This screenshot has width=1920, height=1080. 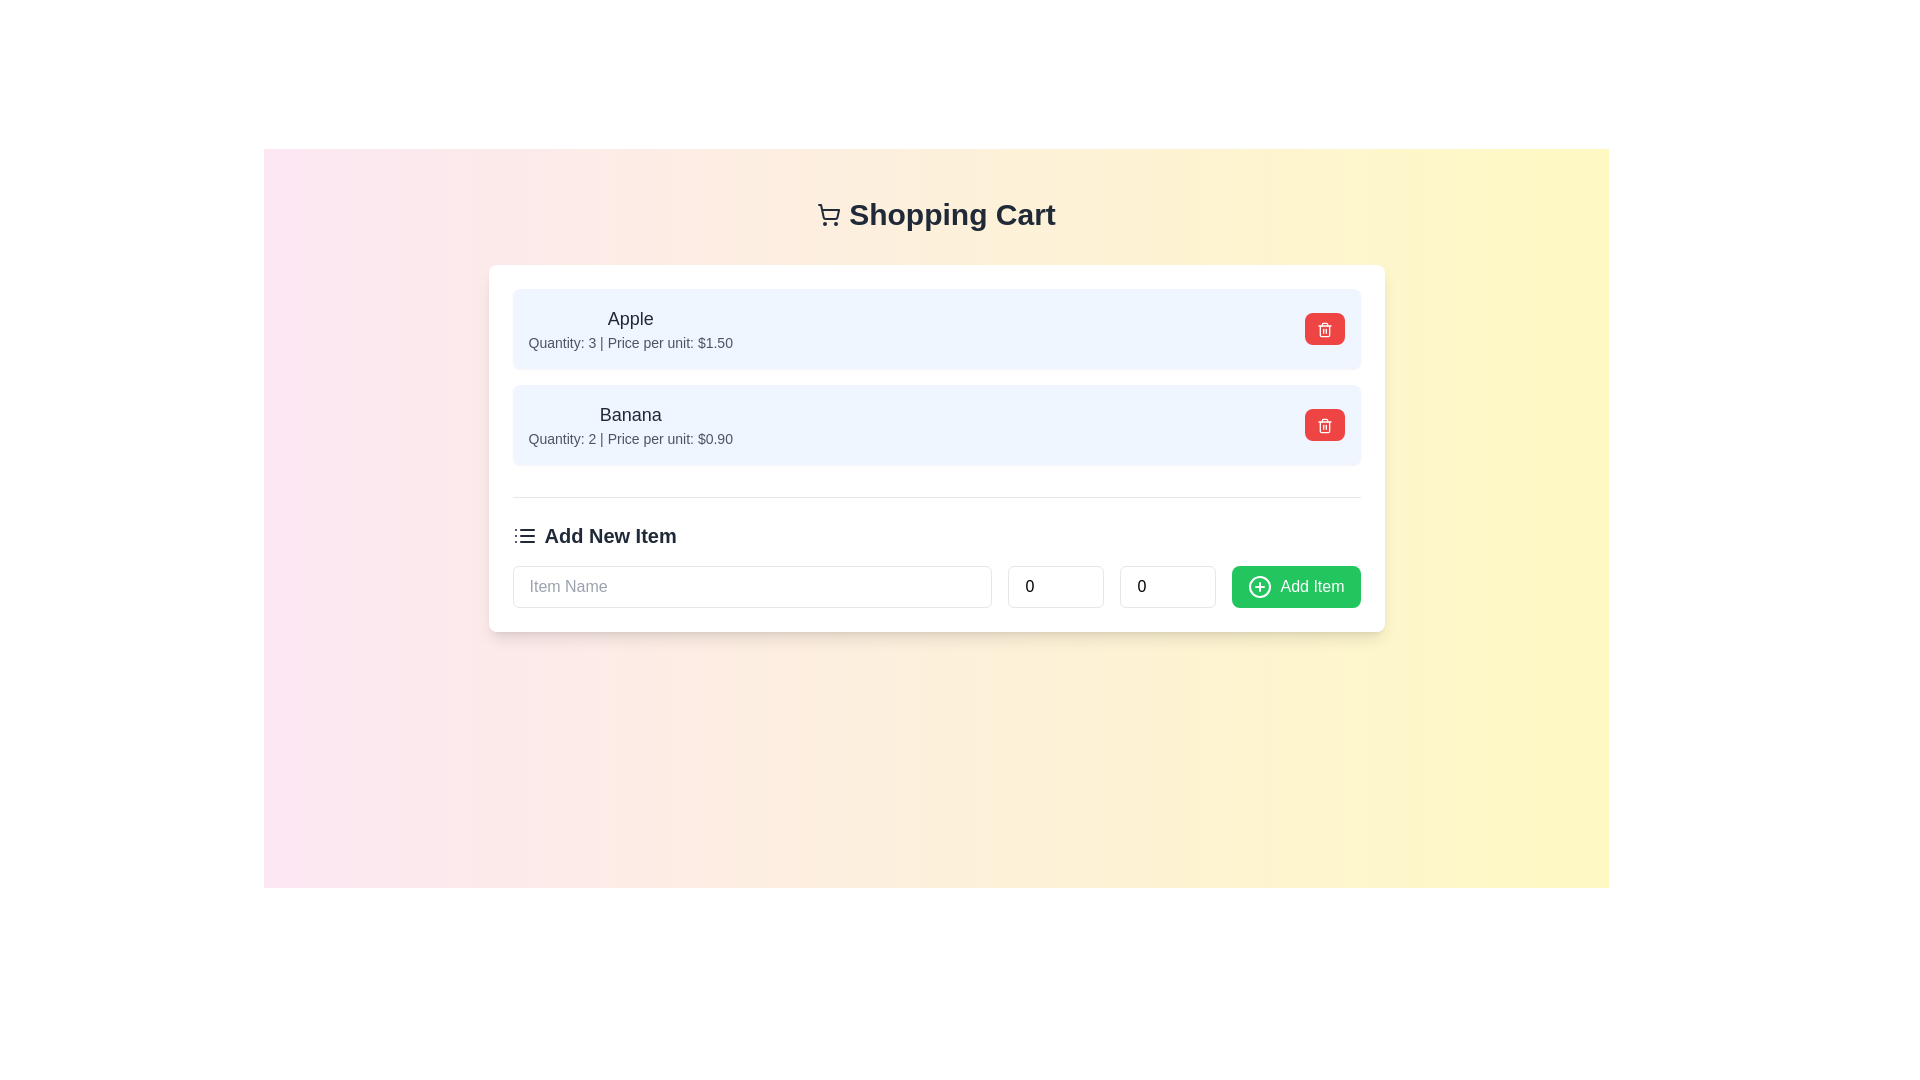 What do you see at coordinates (935, 215) in the screenshot?
I see `the 'Shopping Cart' text element located in the header section` at bounding box center [935, 215].